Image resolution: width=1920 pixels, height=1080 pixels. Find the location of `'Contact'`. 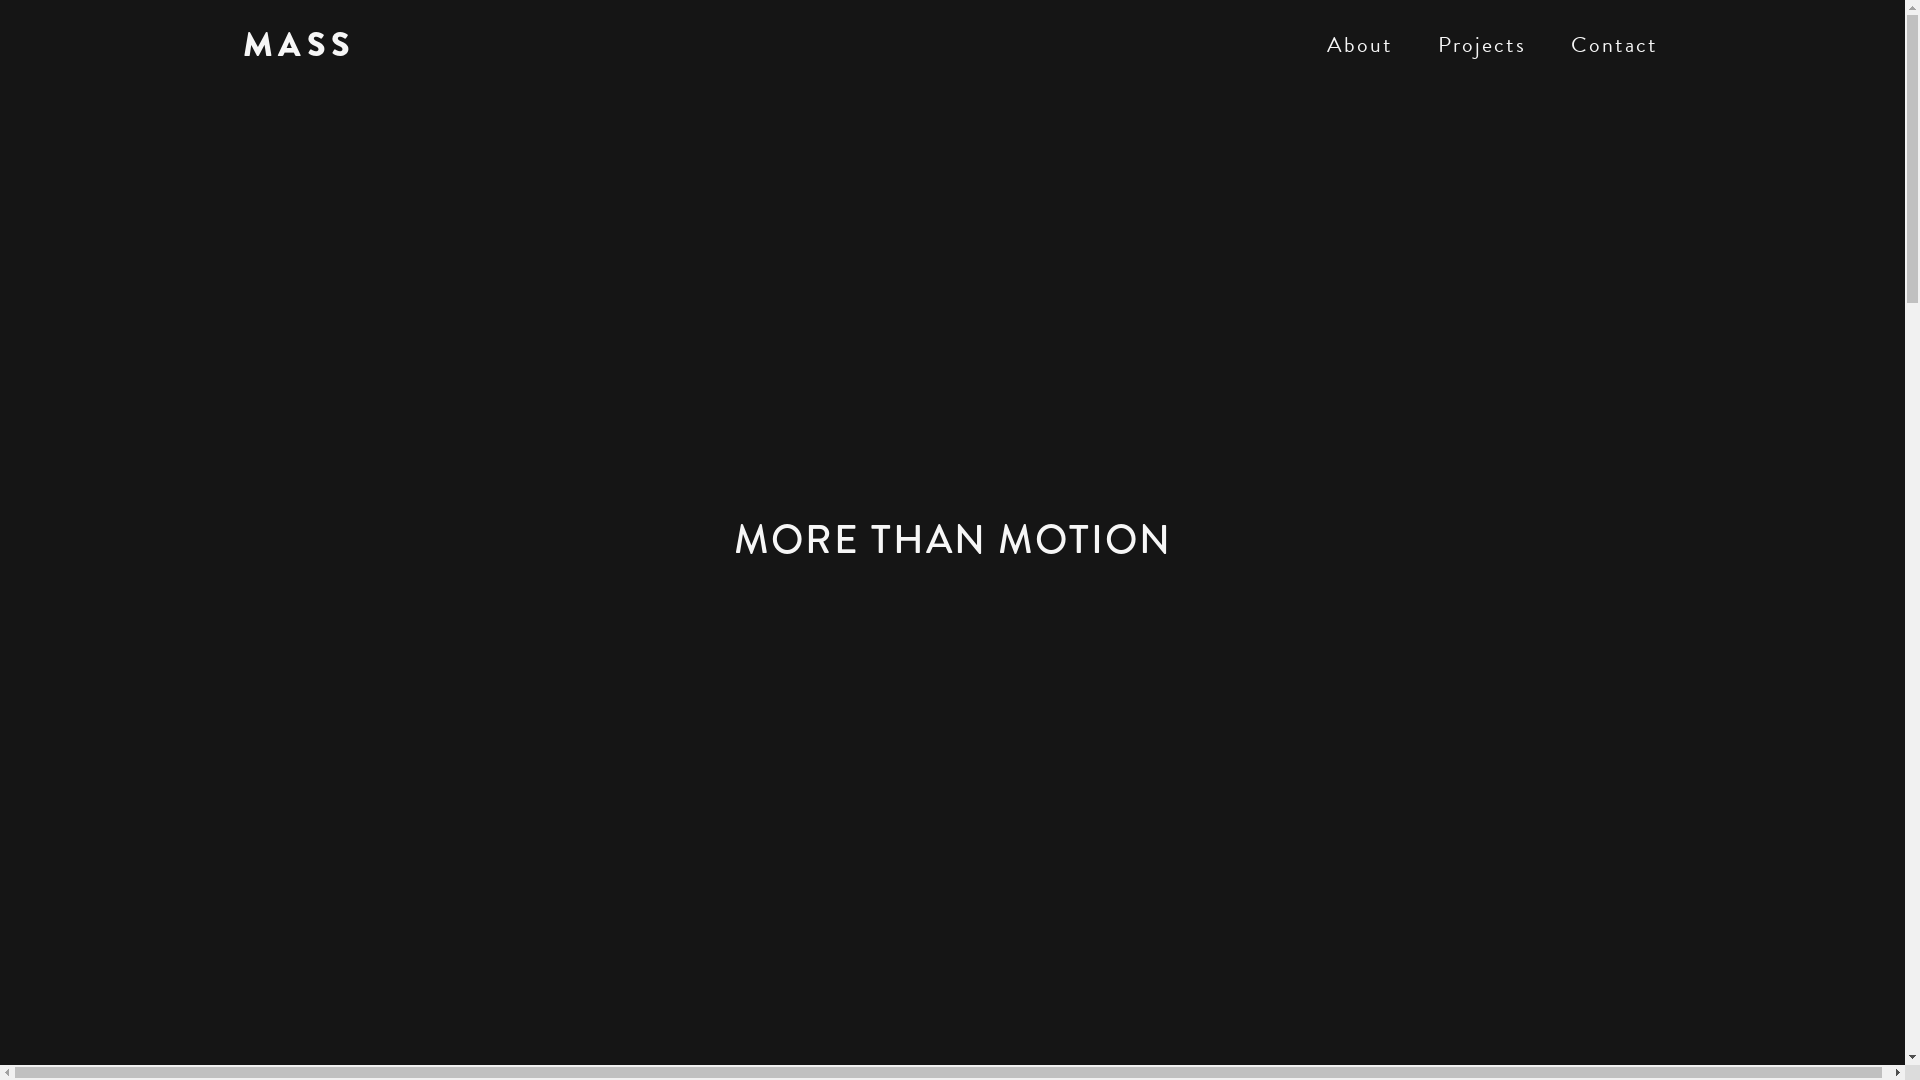

'Contact' is located at coordinates (1613, 45).